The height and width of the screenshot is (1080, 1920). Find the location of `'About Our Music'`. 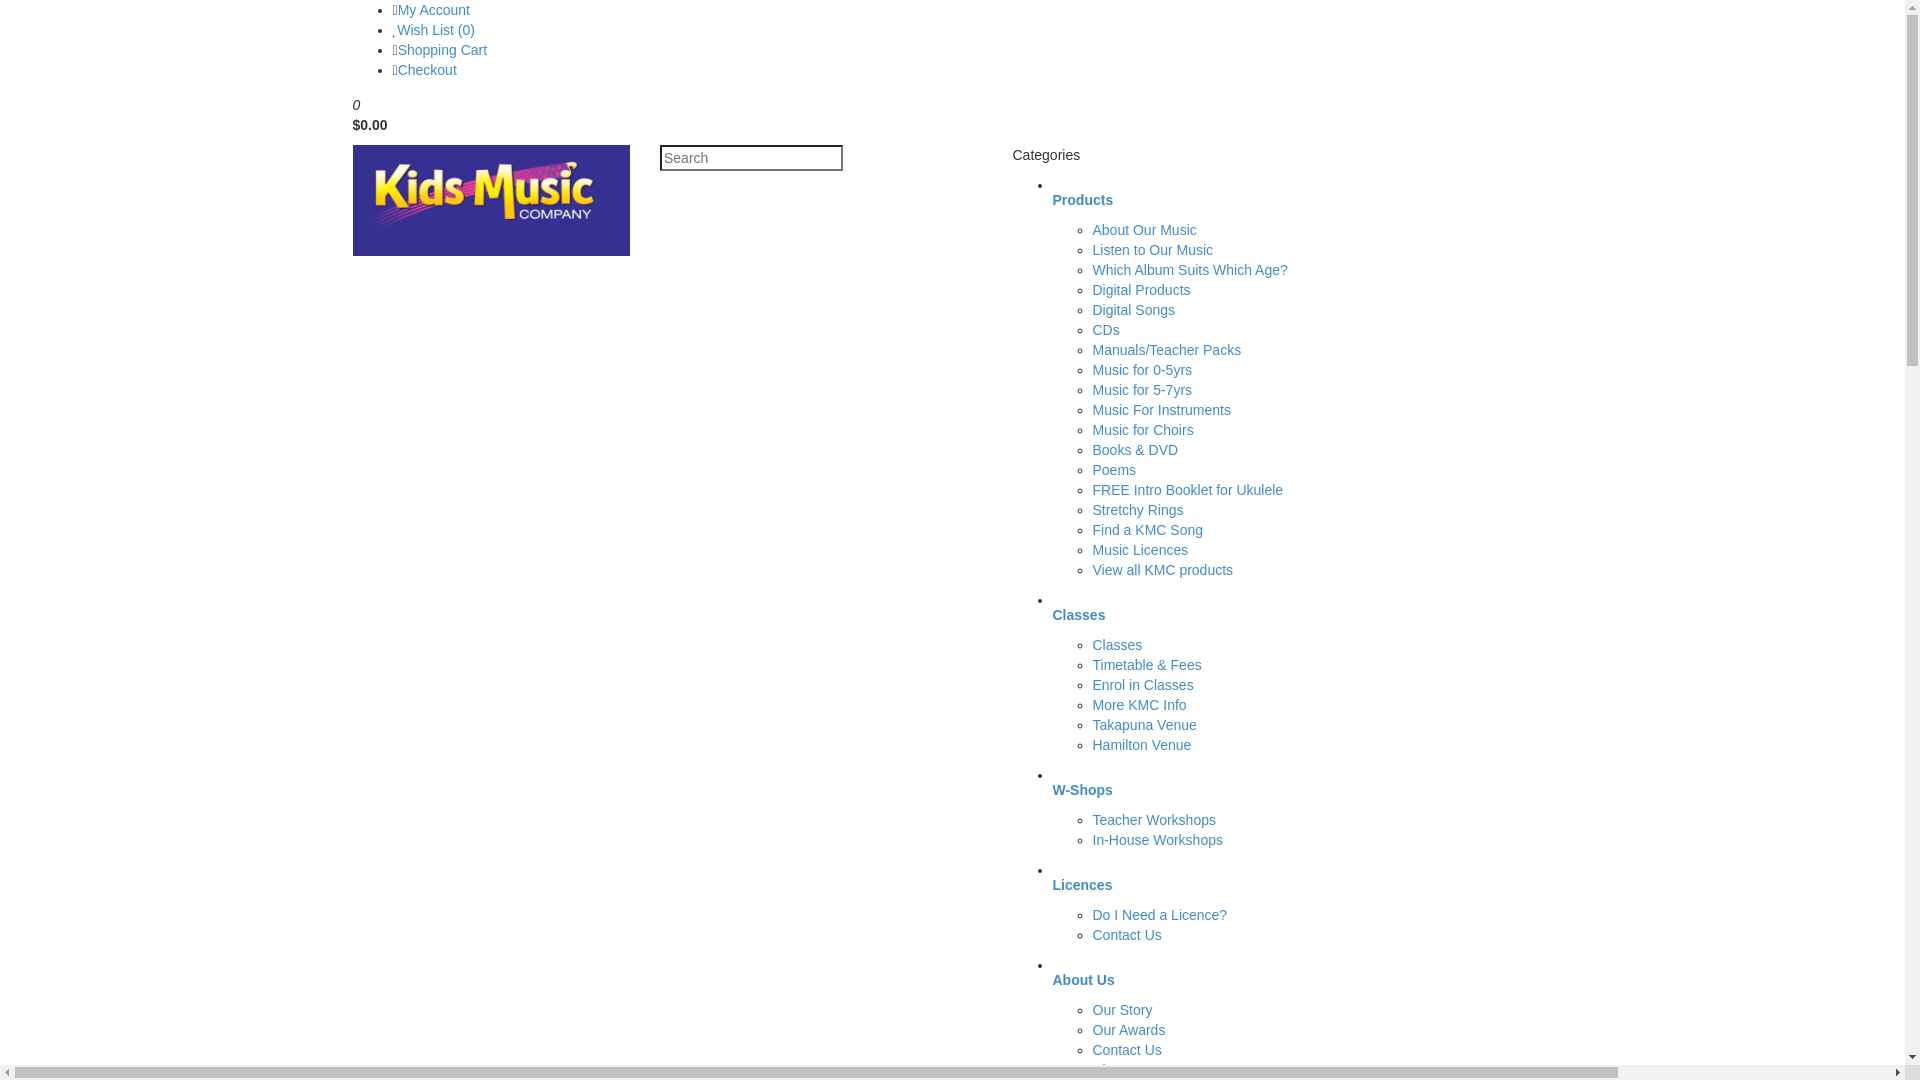

'About Our Music' is located at coordinates (1090, 229).